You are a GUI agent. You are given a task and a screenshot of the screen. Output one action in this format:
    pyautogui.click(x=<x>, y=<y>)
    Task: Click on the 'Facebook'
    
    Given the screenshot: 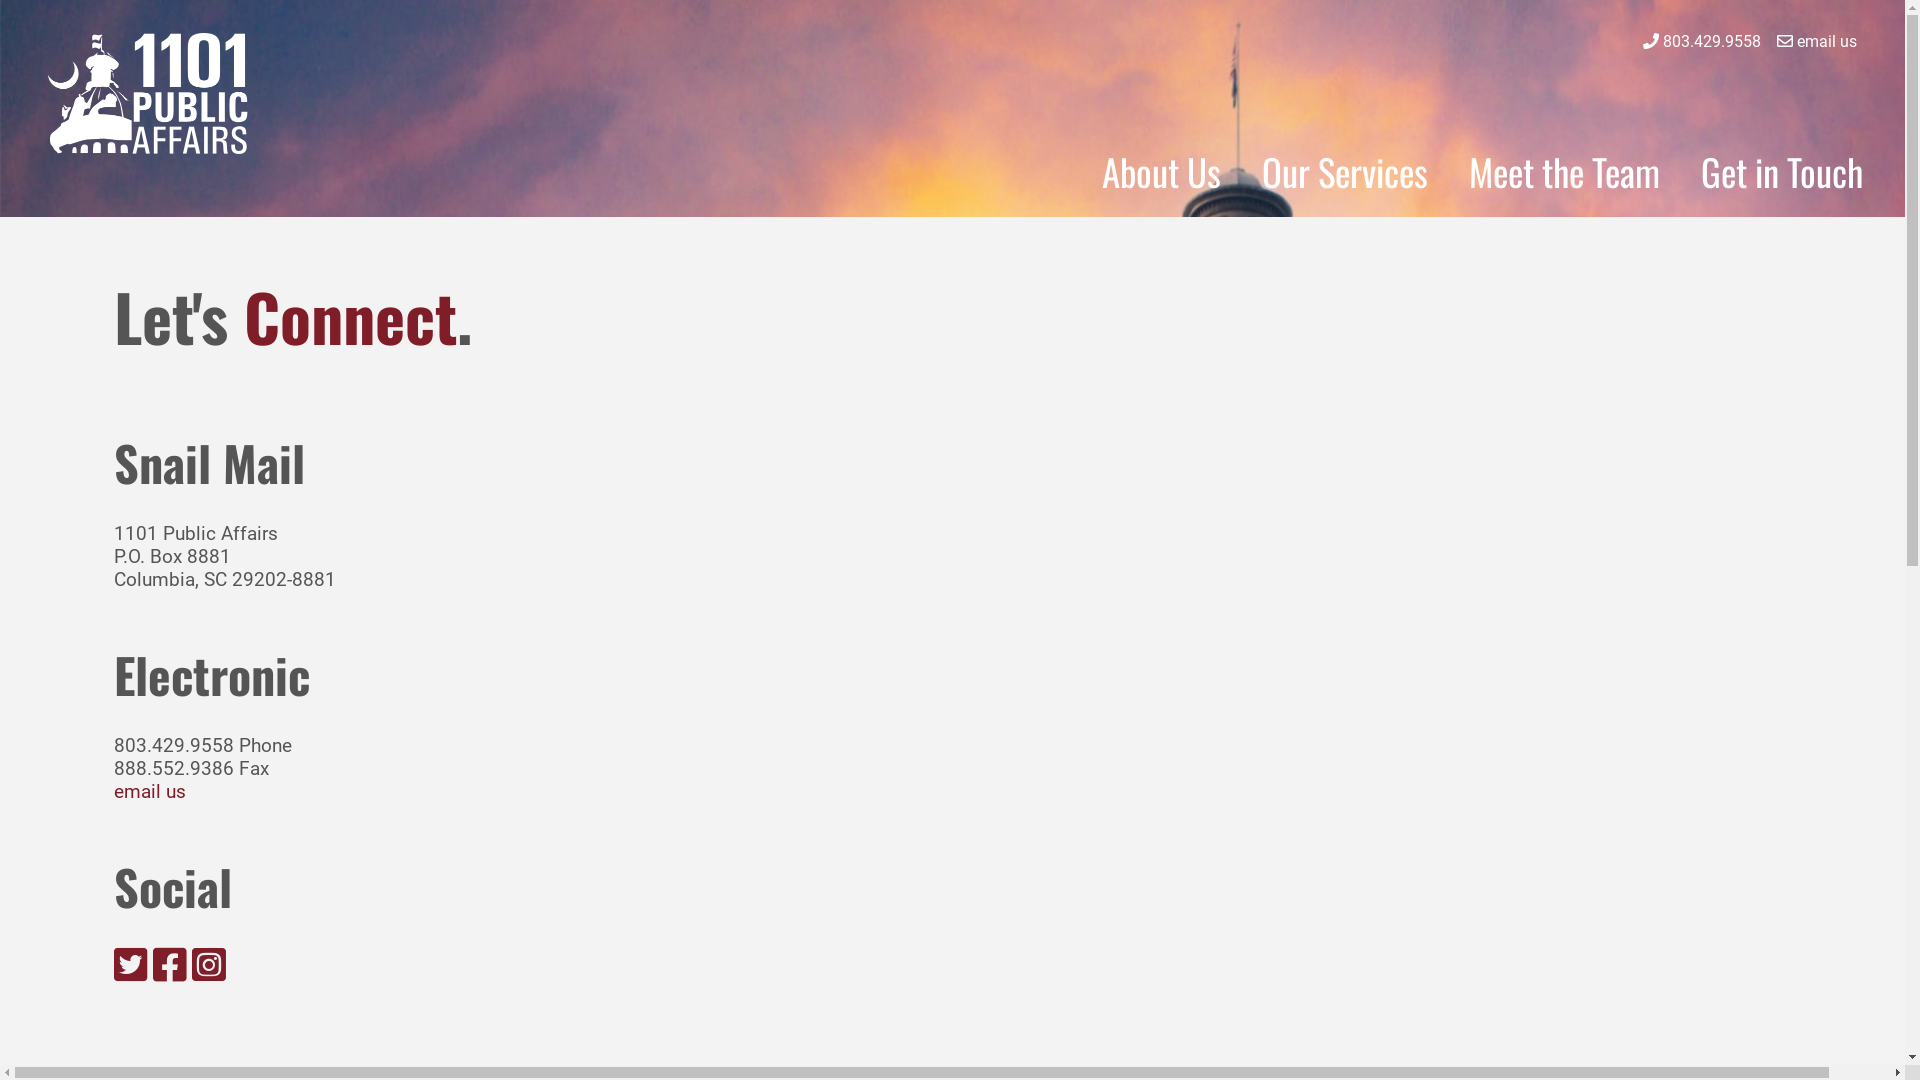 What is the action you would take?
    pyautogui.click(x=169, y=963)
    